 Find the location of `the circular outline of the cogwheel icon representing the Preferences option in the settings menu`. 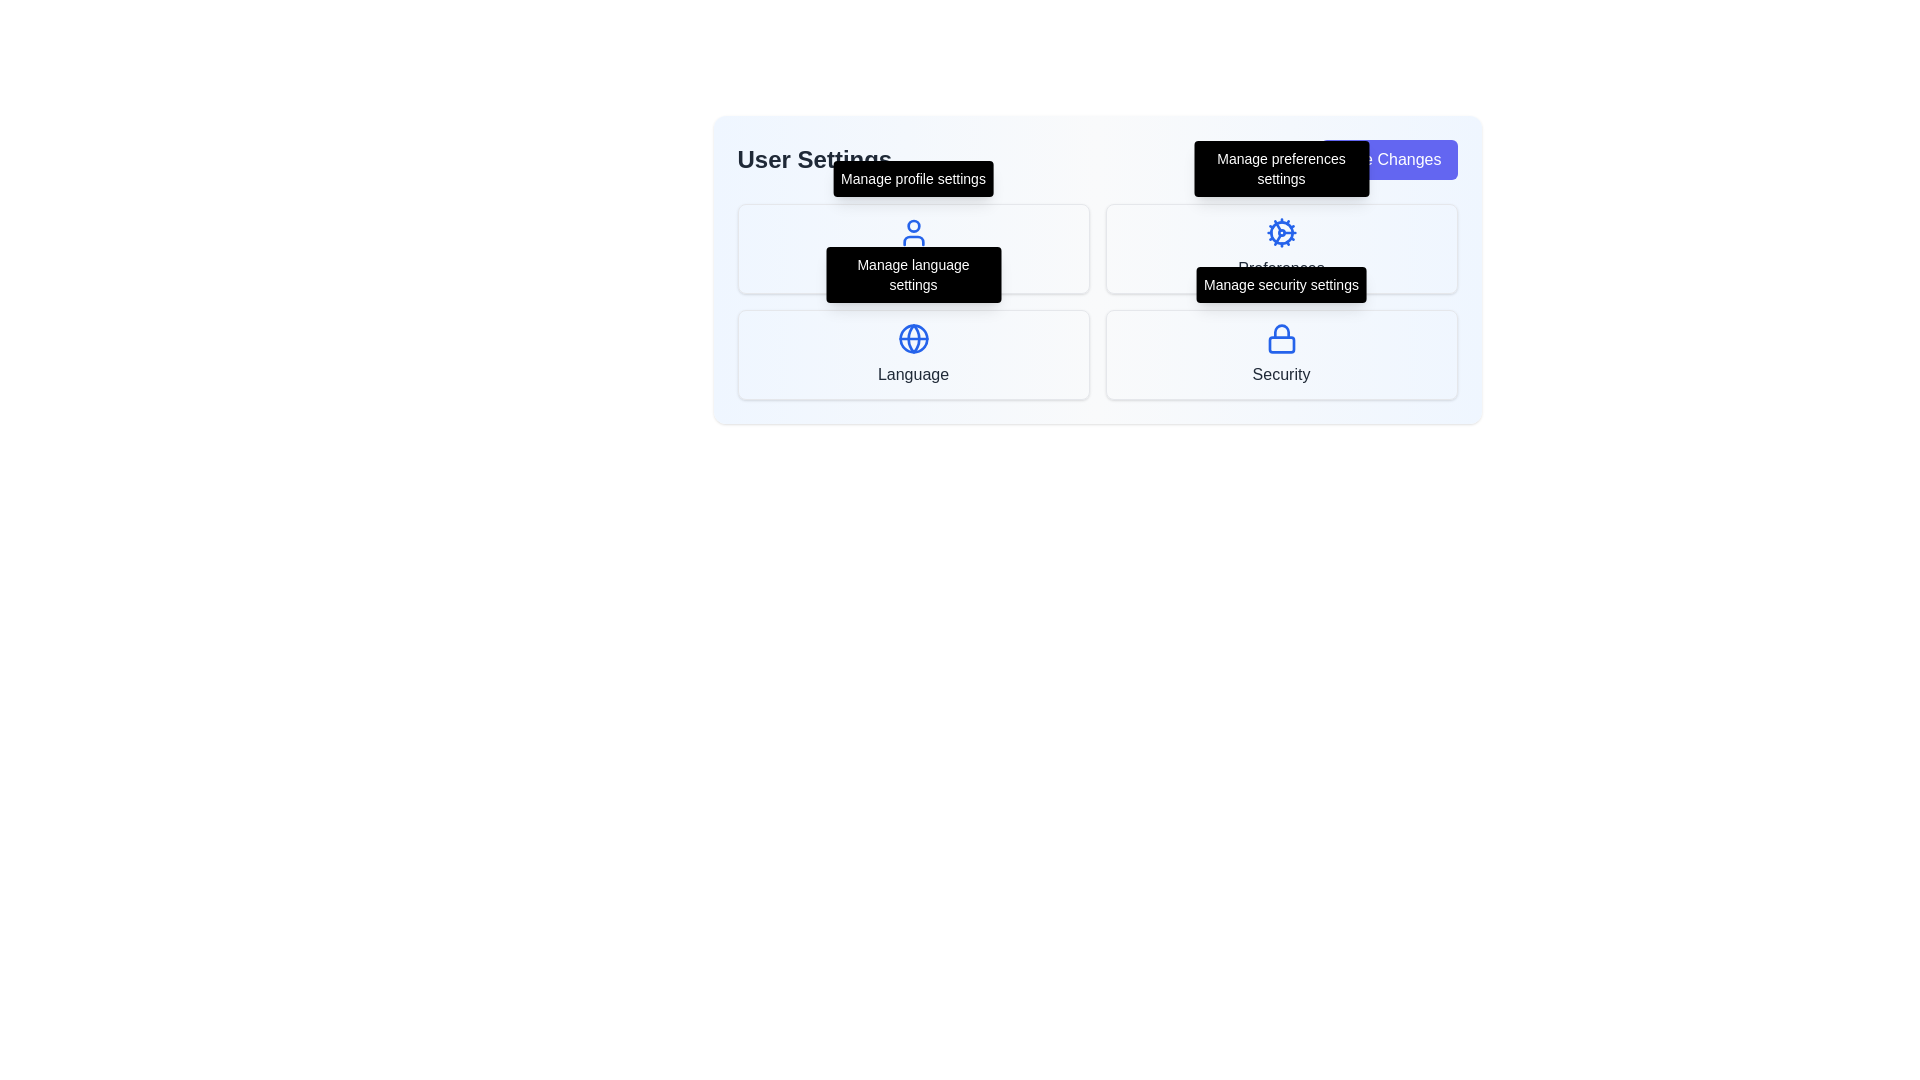

the circular outline of the cogwheel icon representing the Preferences option in the settings menu is located at coordinates (1281, 231).